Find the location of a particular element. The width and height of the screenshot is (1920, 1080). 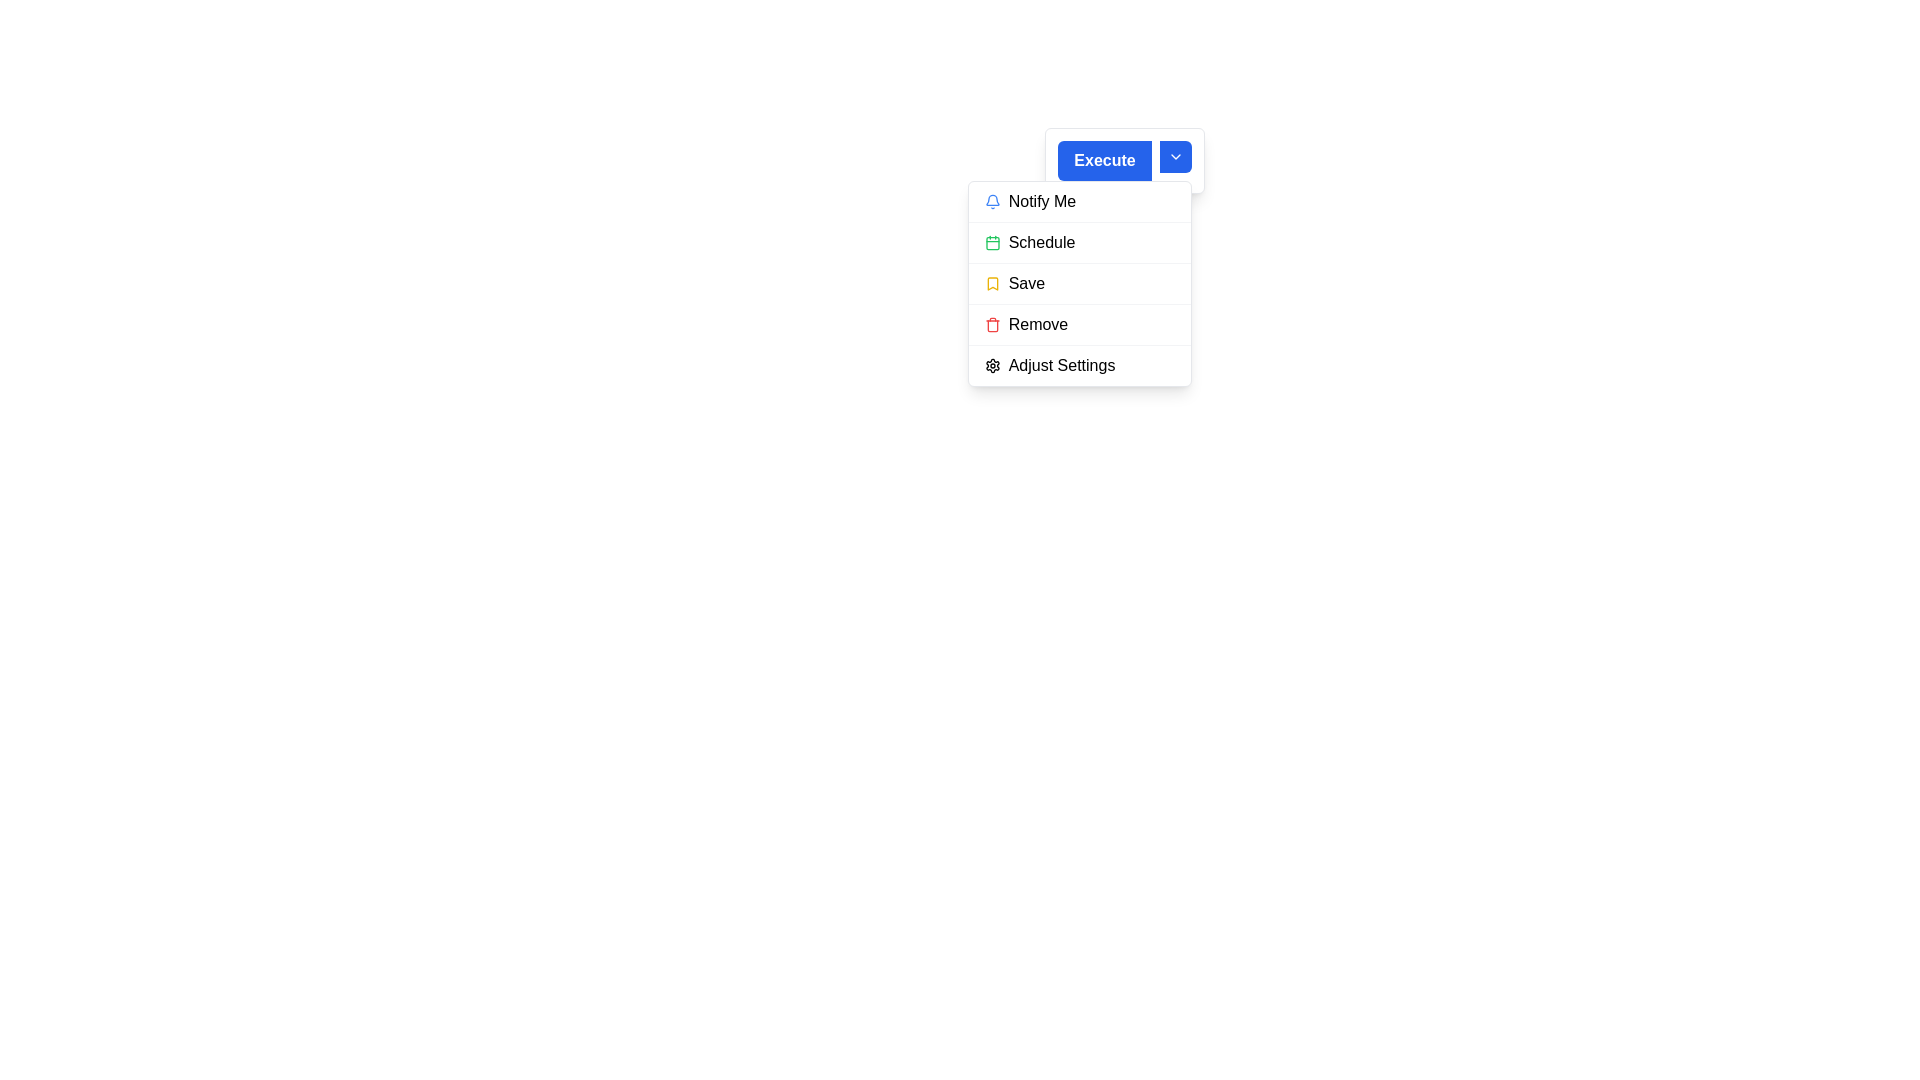

the gear-like graphical icon that represents the 'Adjust Settings' menu item, located to the left of the text label is located at coordinates (992, 366).